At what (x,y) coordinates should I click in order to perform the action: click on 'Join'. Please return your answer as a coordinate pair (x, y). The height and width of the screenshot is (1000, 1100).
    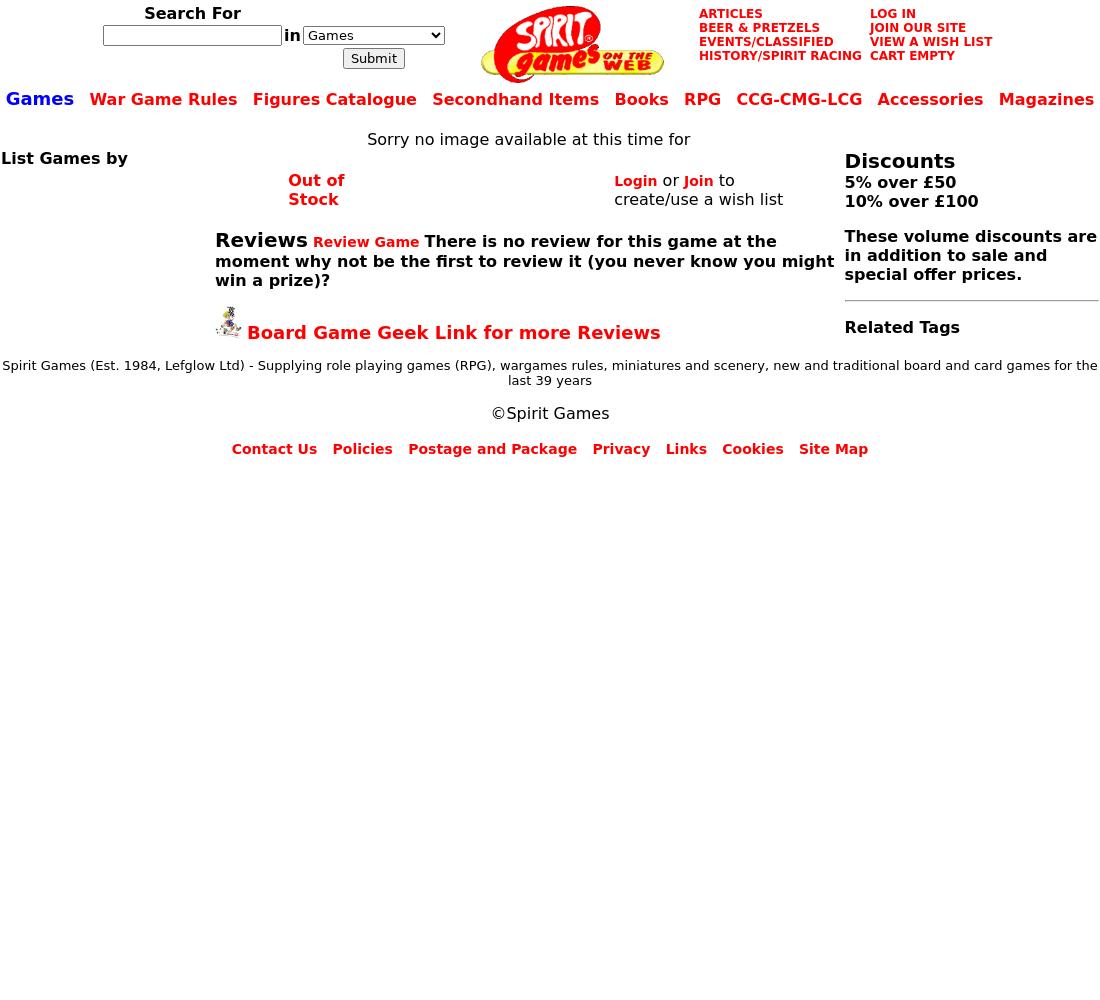
    Looking at the image, I should click on (683, 180).